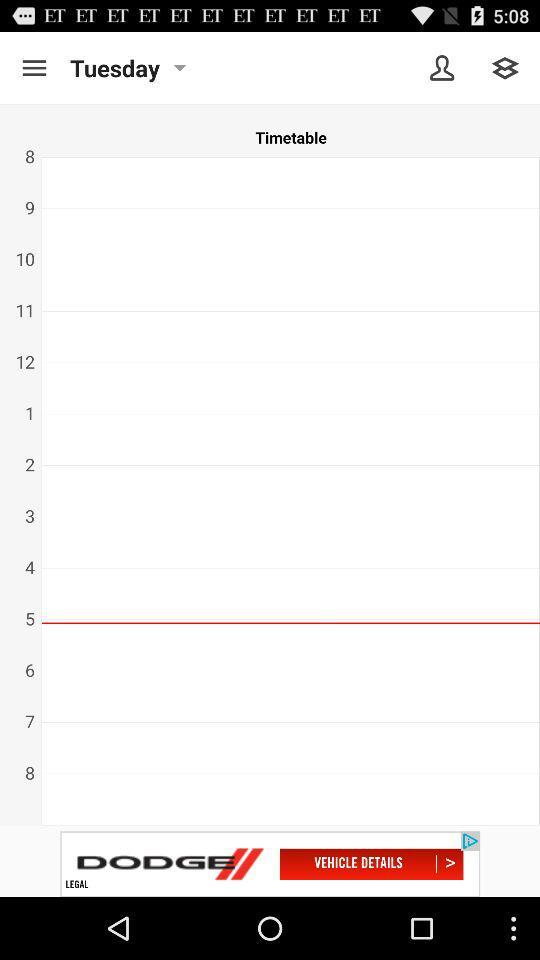  What do you see at coordinates (33, 73) in the screenshot?
I see `the menu icon` at bounding box center [33, 73].